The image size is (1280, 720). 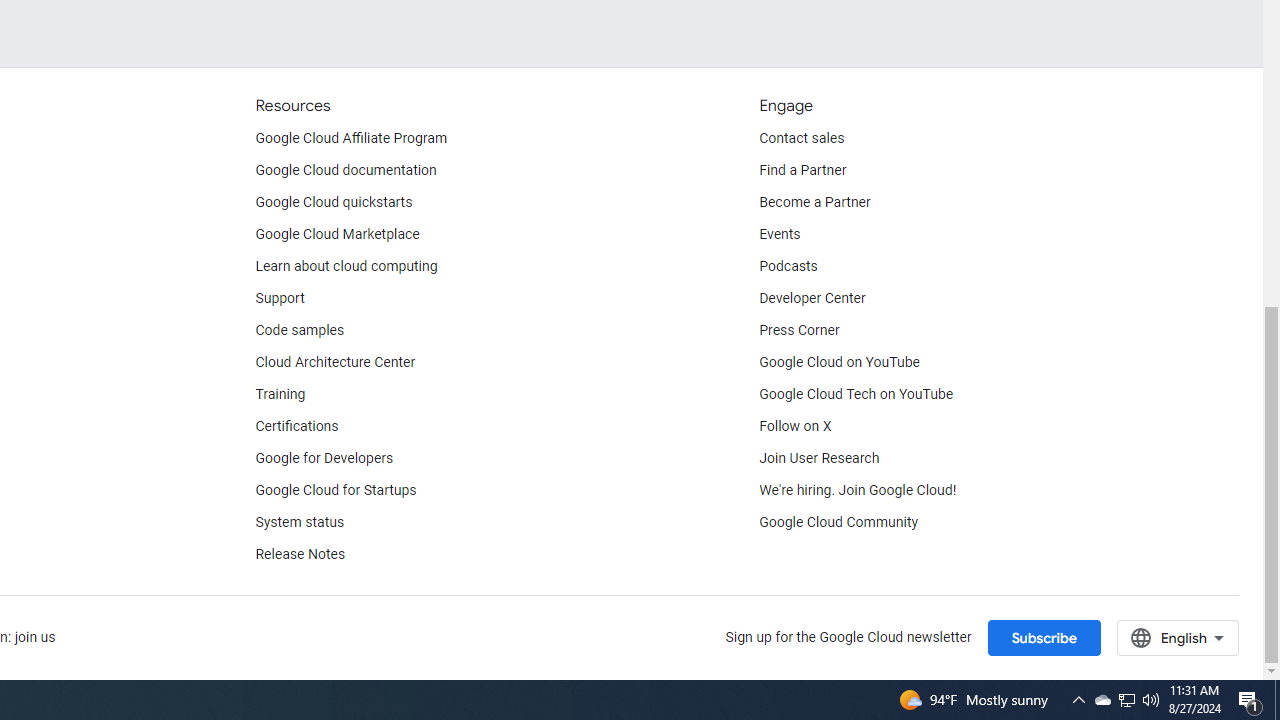 I want to click on 'Training', so click(x=279, y=394).